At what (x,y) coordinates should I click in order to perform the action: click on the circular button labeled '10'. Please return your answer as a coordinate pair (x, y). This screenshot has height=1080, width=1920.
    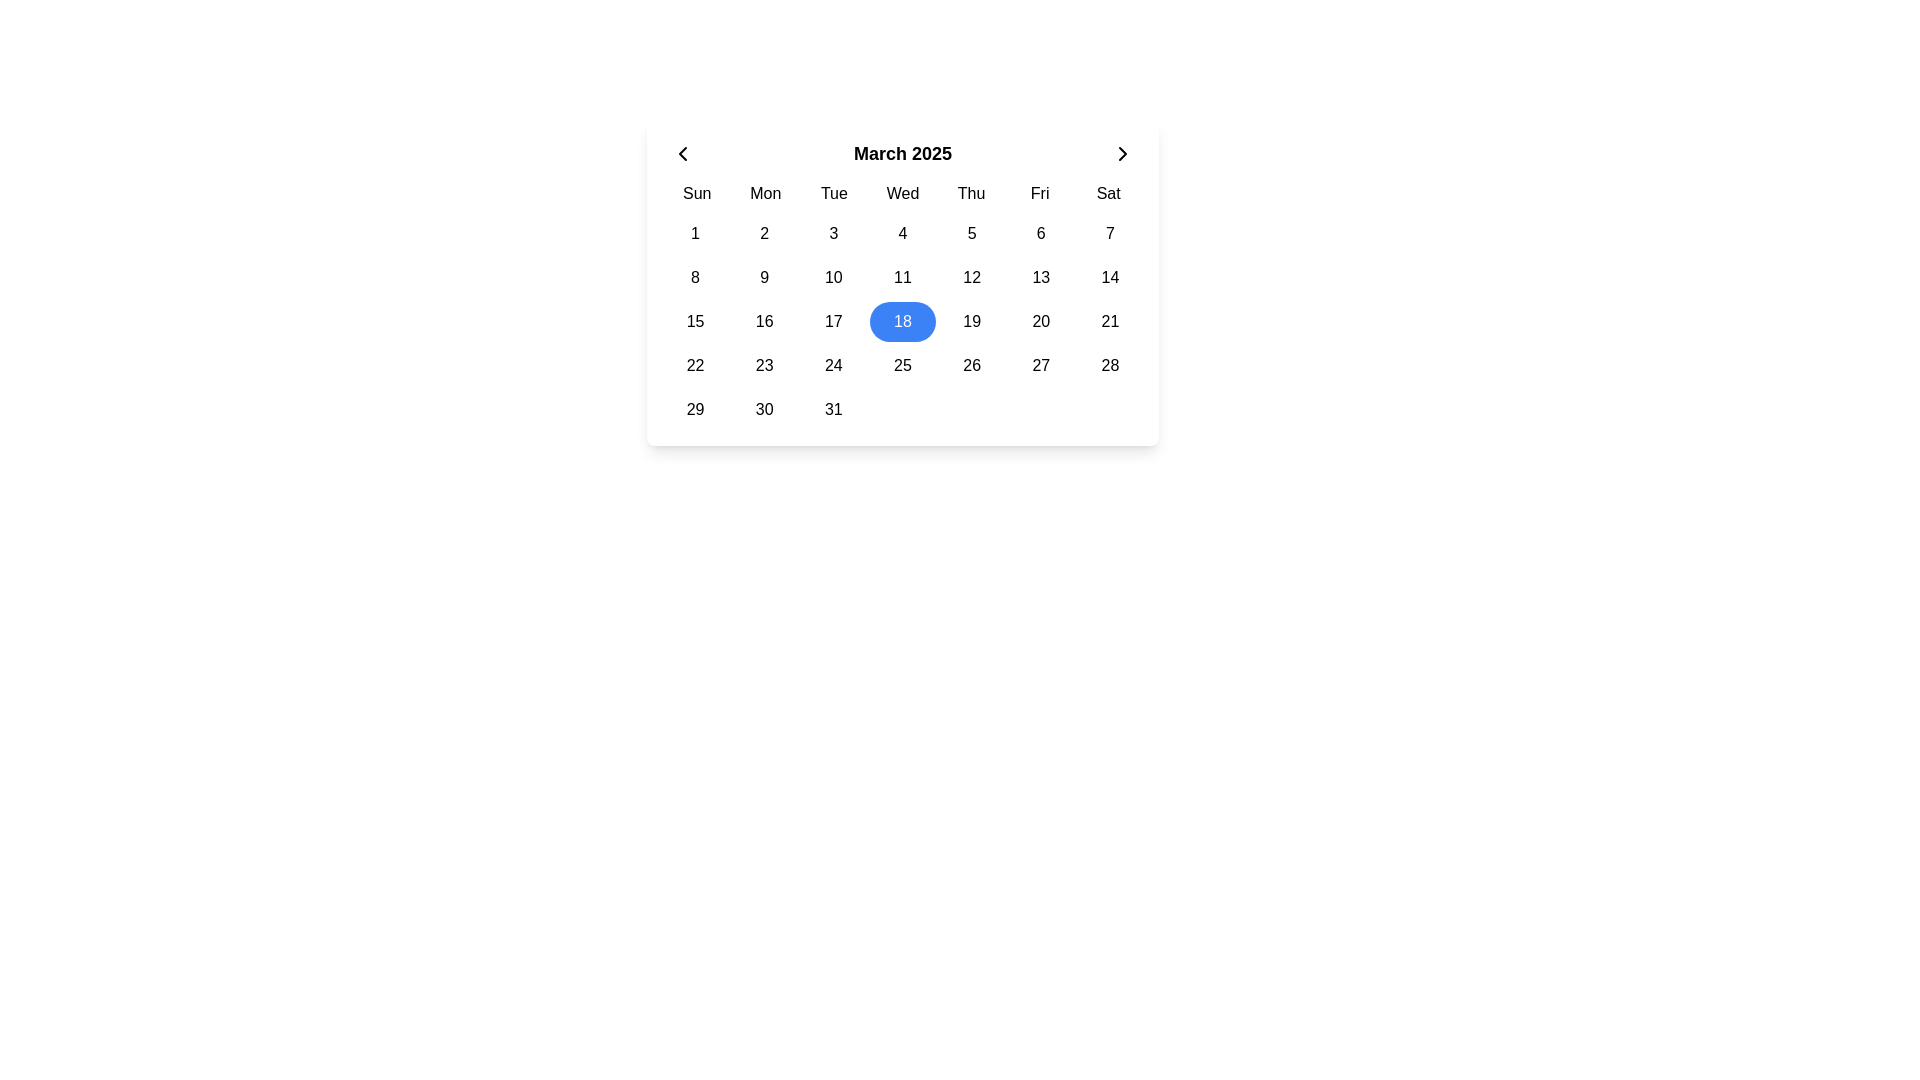
    Looking at the image, I should click on (833, 277).